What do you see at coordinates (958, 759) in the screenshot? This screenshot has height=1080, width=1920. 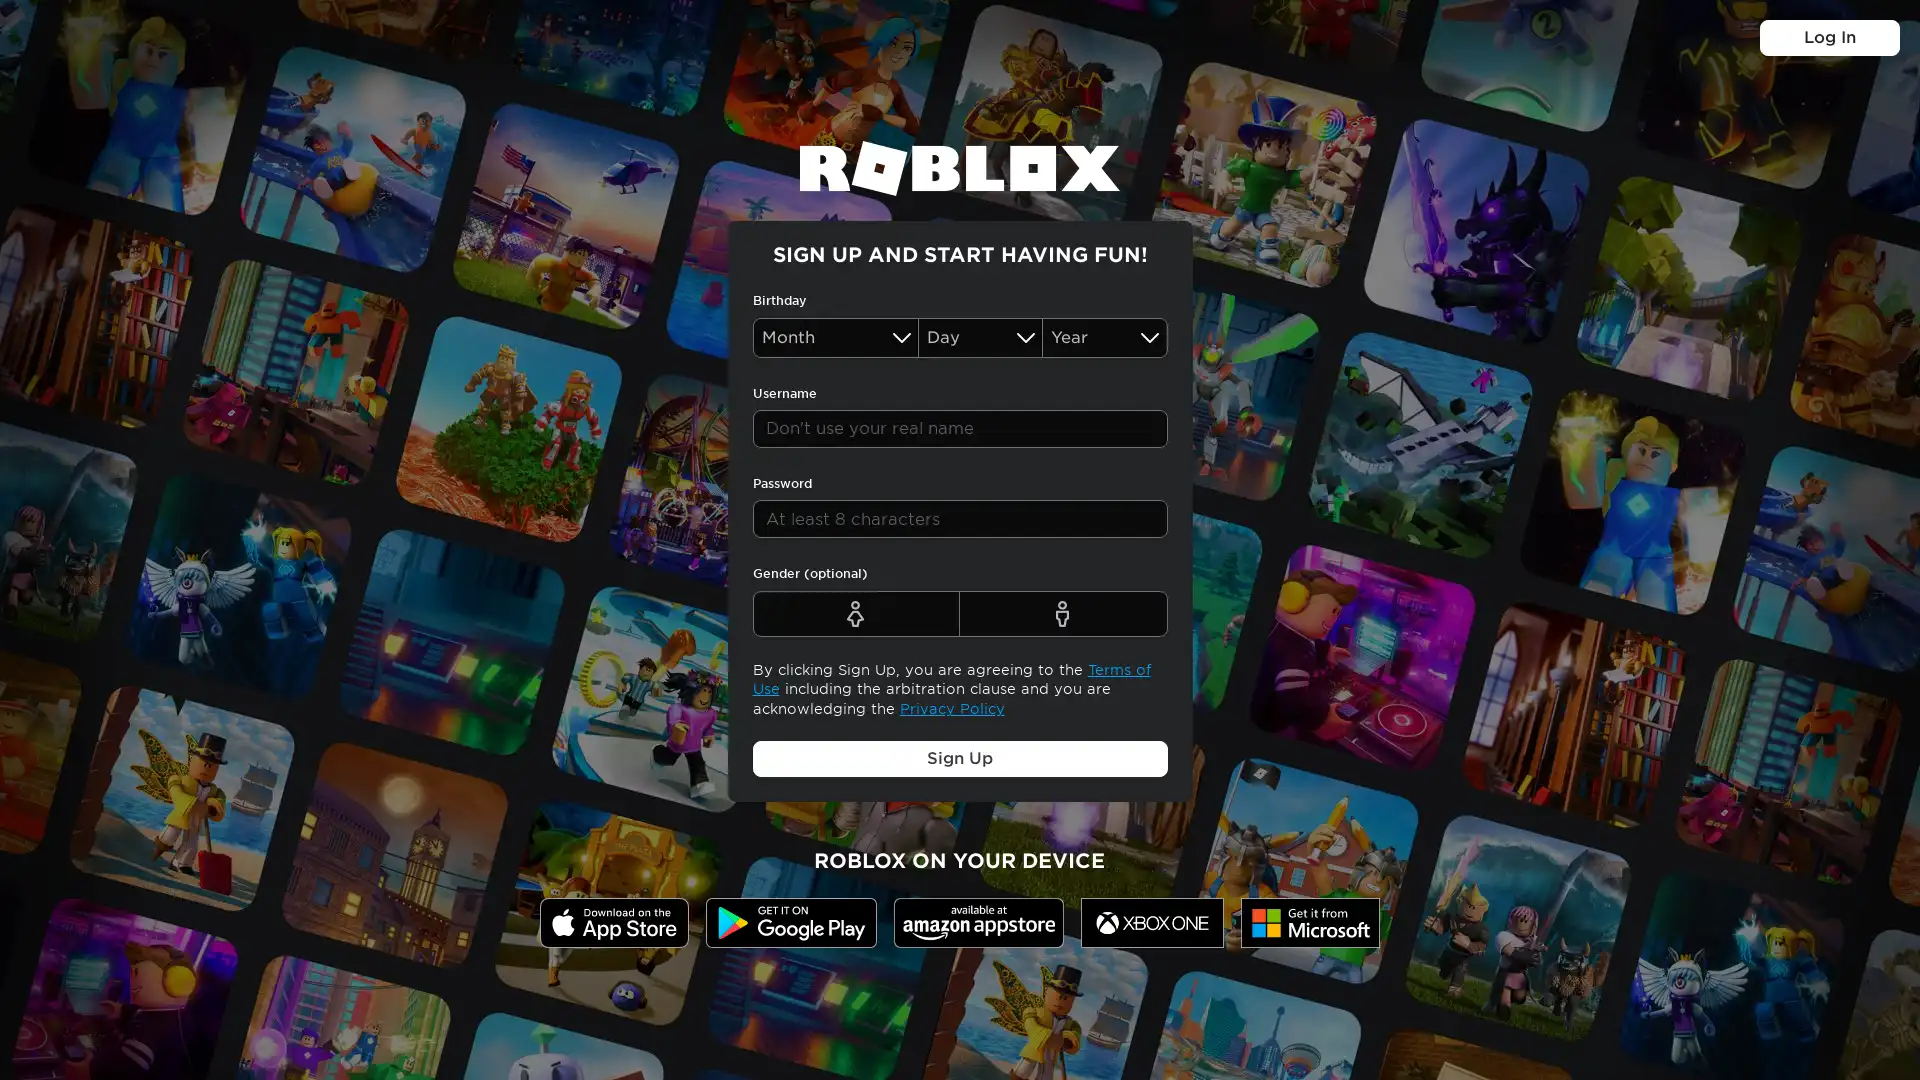 I see `Sign Up` at bounding box center [958, 759].